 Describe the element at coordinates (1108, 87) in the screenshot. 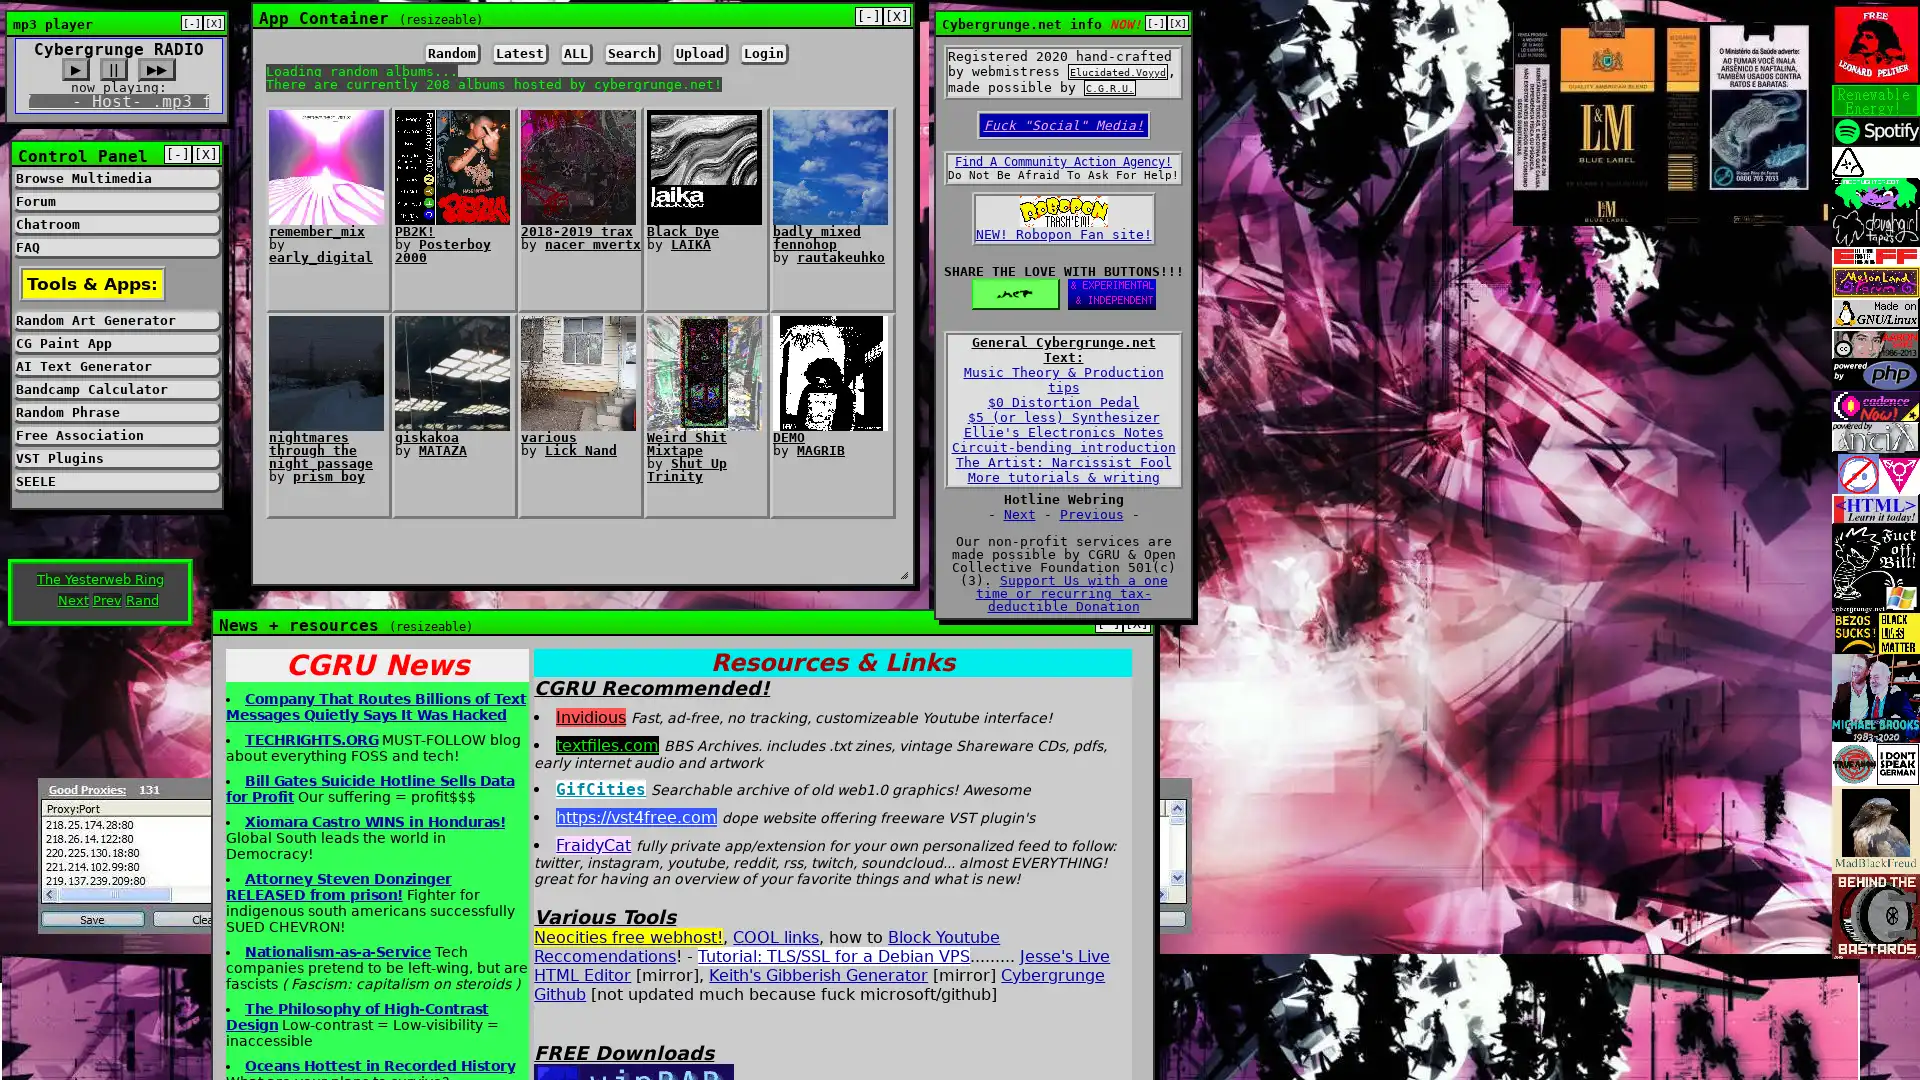

I see `C.G.R.U.` at that location.